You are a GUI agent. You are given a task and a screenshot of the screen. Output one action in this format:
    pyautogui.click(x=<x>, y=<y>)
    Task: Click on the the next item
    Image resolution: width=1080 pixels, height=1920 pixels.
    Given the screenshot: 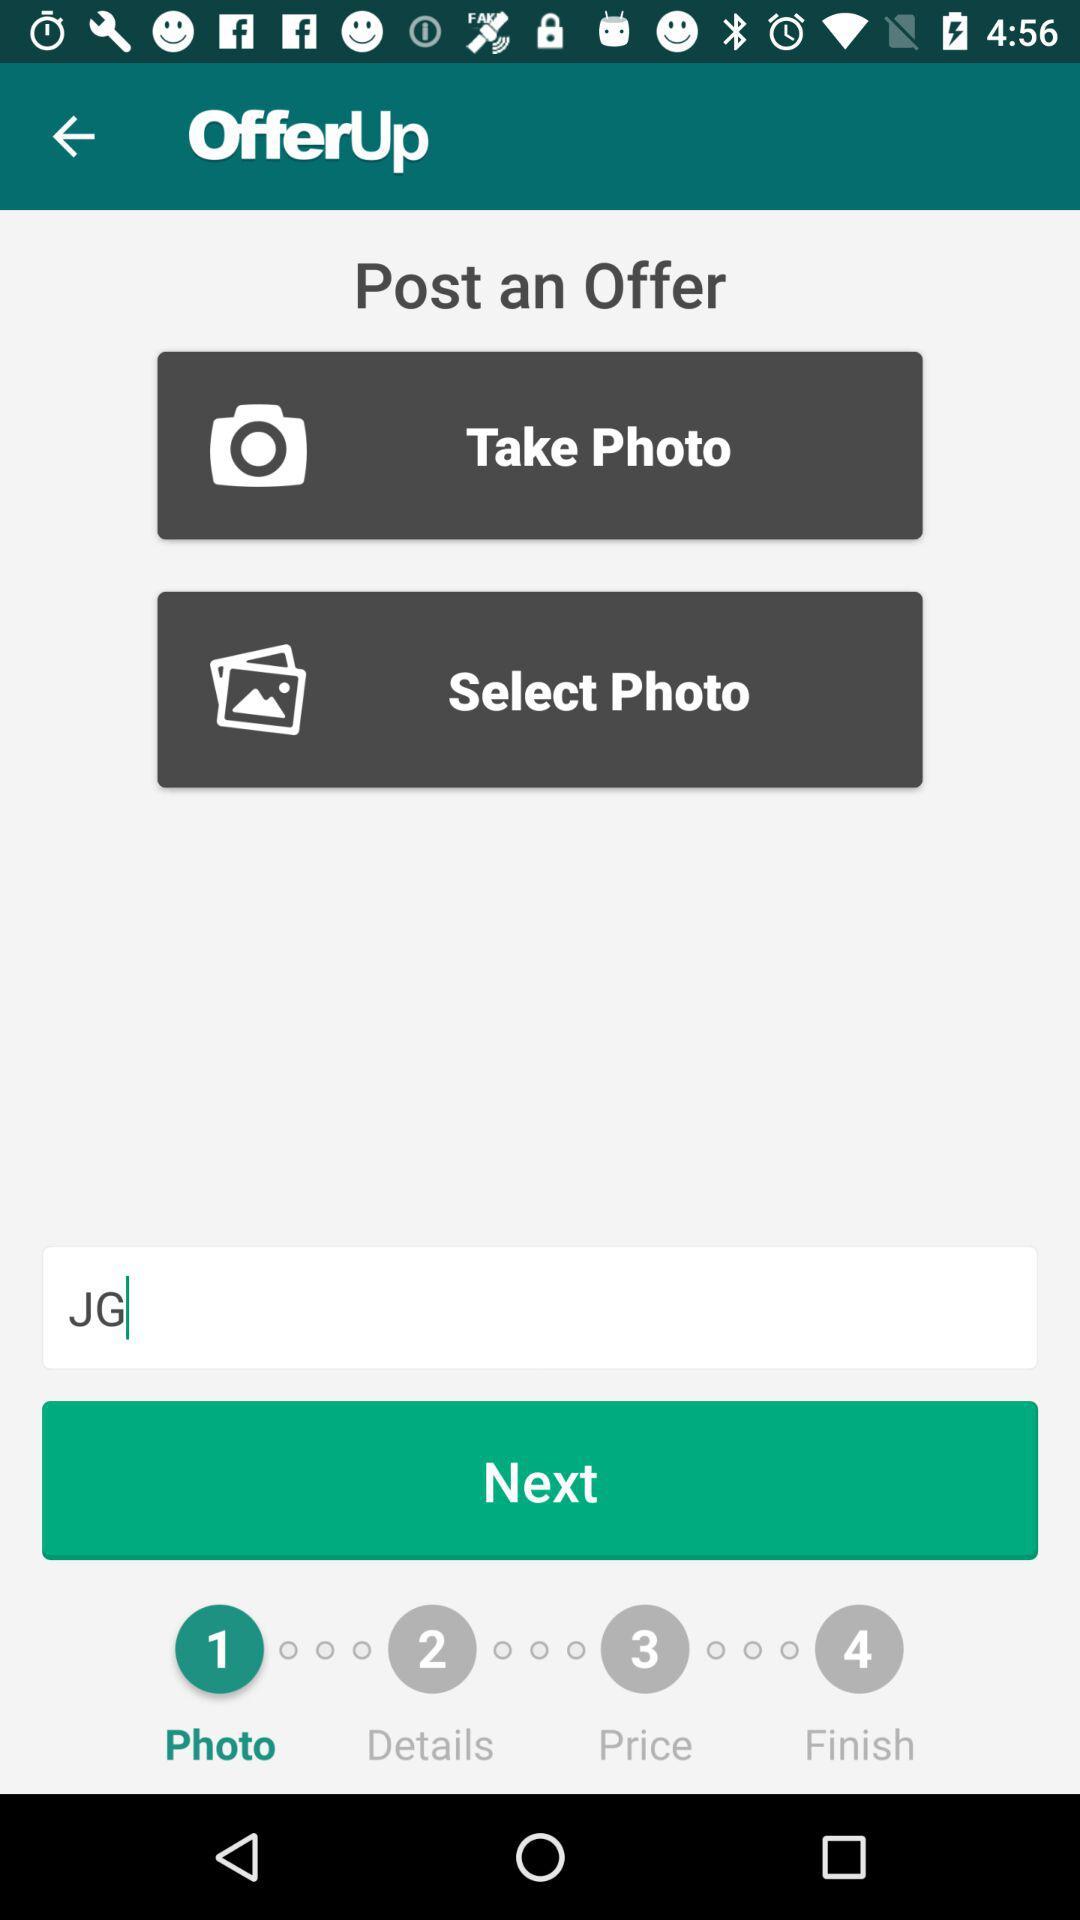 What is the action you would take?
    pyautogui.click(x=540, y=1480)
    